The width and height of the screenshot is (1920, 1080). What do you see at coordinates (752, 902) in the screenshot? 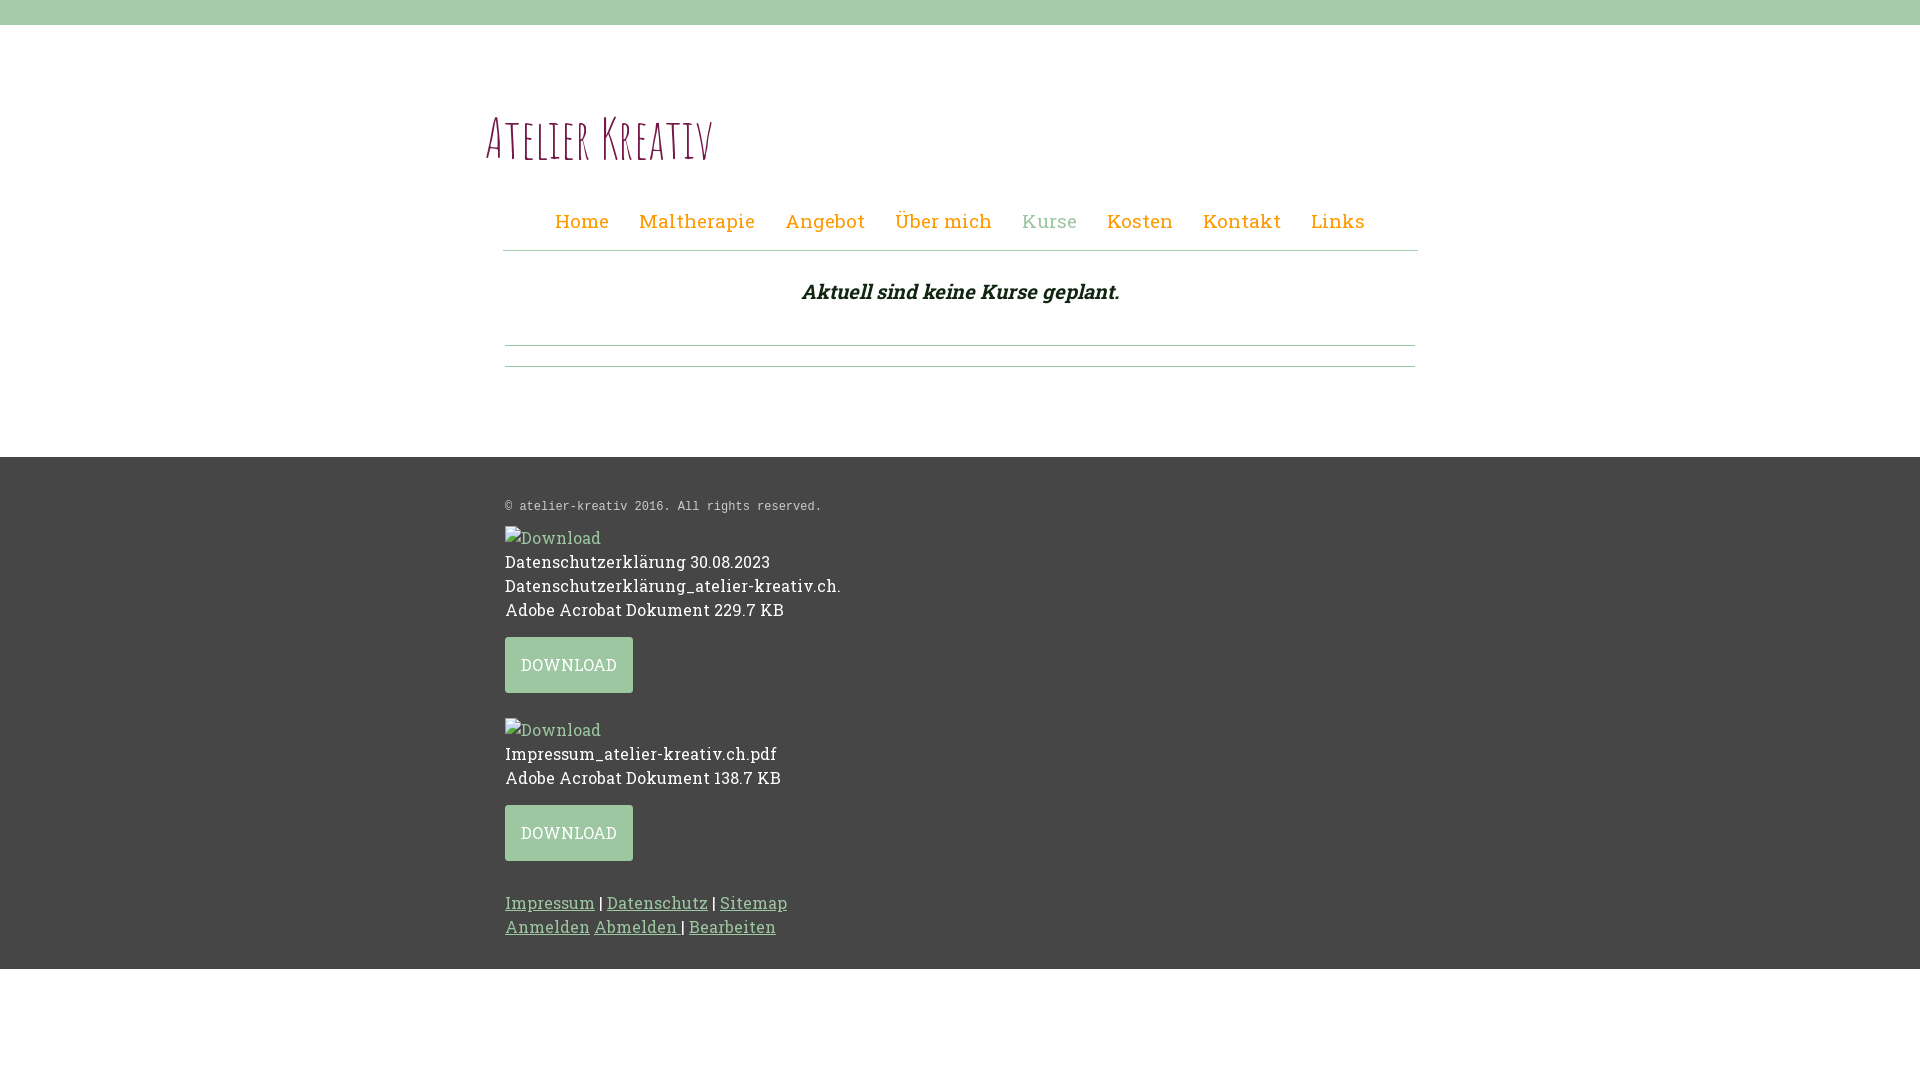
I see `'Sitemap'` at bounding box center [752, 902].